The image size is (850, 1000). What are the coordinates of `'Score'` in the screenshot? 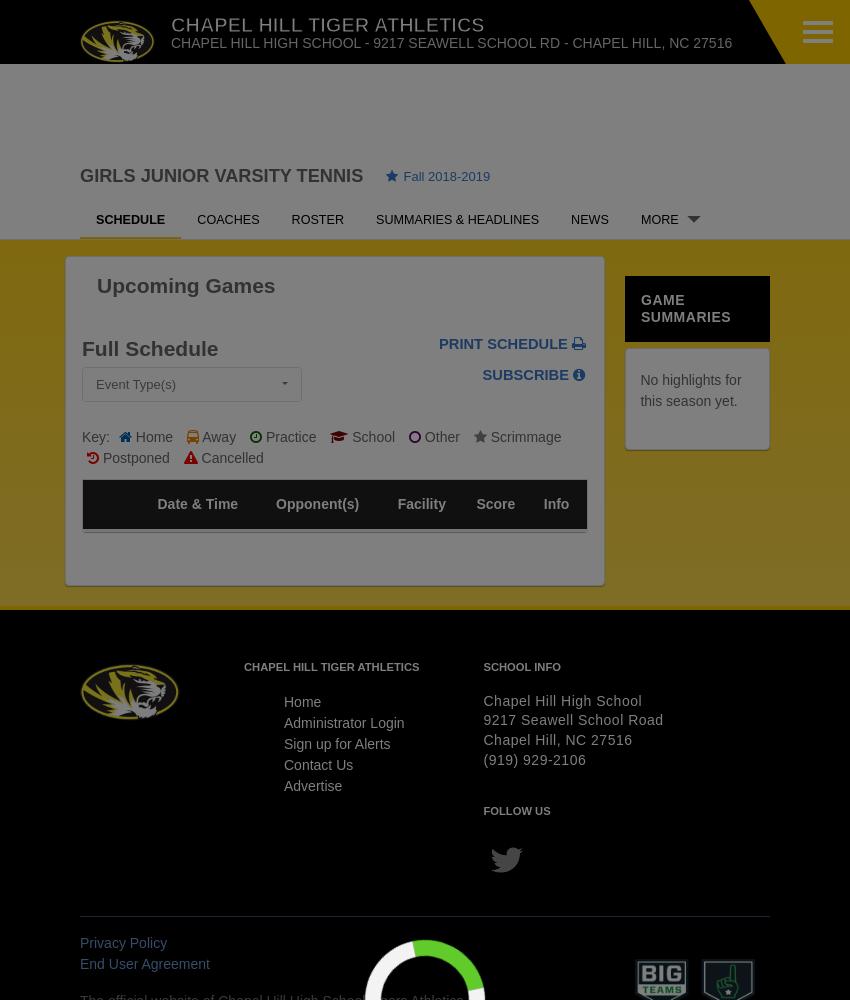 It's located at (495, 504).